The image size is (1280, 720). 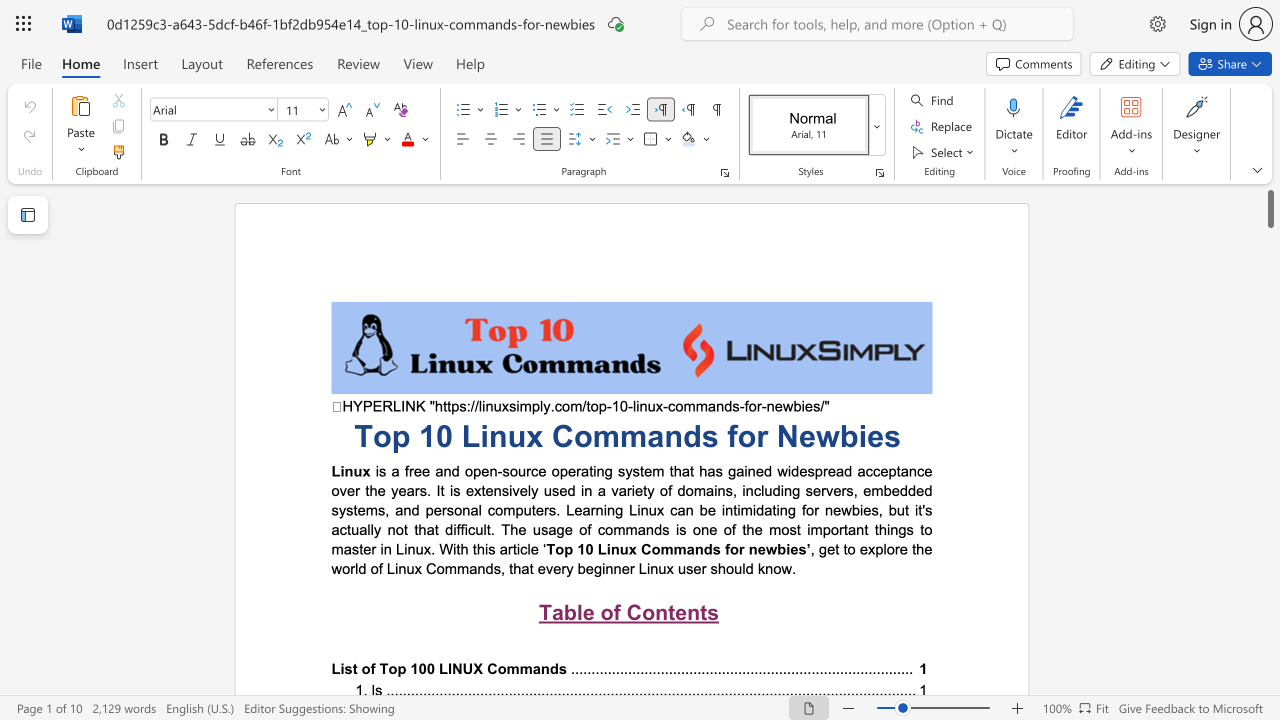 What do you see at coordinates (404, 405) in the screenshot?
I see `the subset text "NK" within the text "﷟HYPERLINK"` at bounding box center [404, 405].